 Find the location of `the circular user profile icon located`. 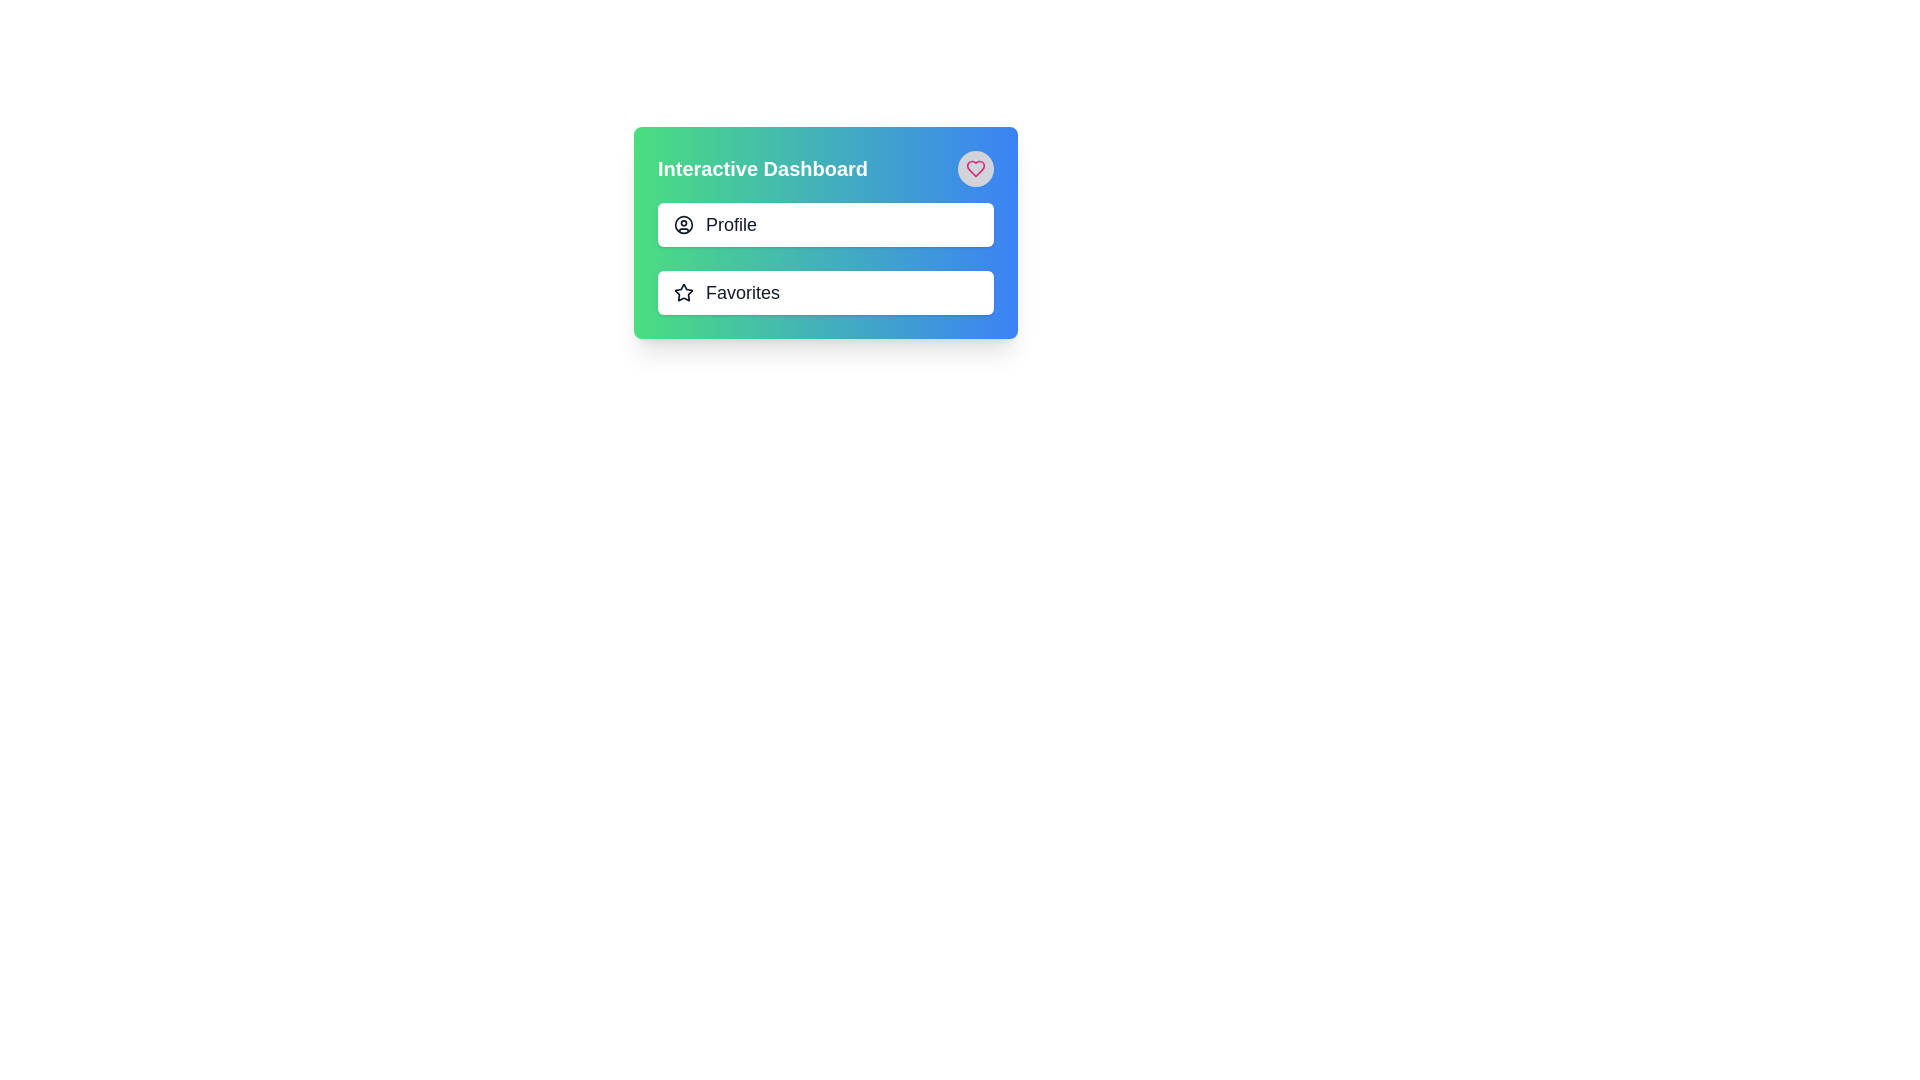

the circular user profile icon located is located at coordinates (684, 224).